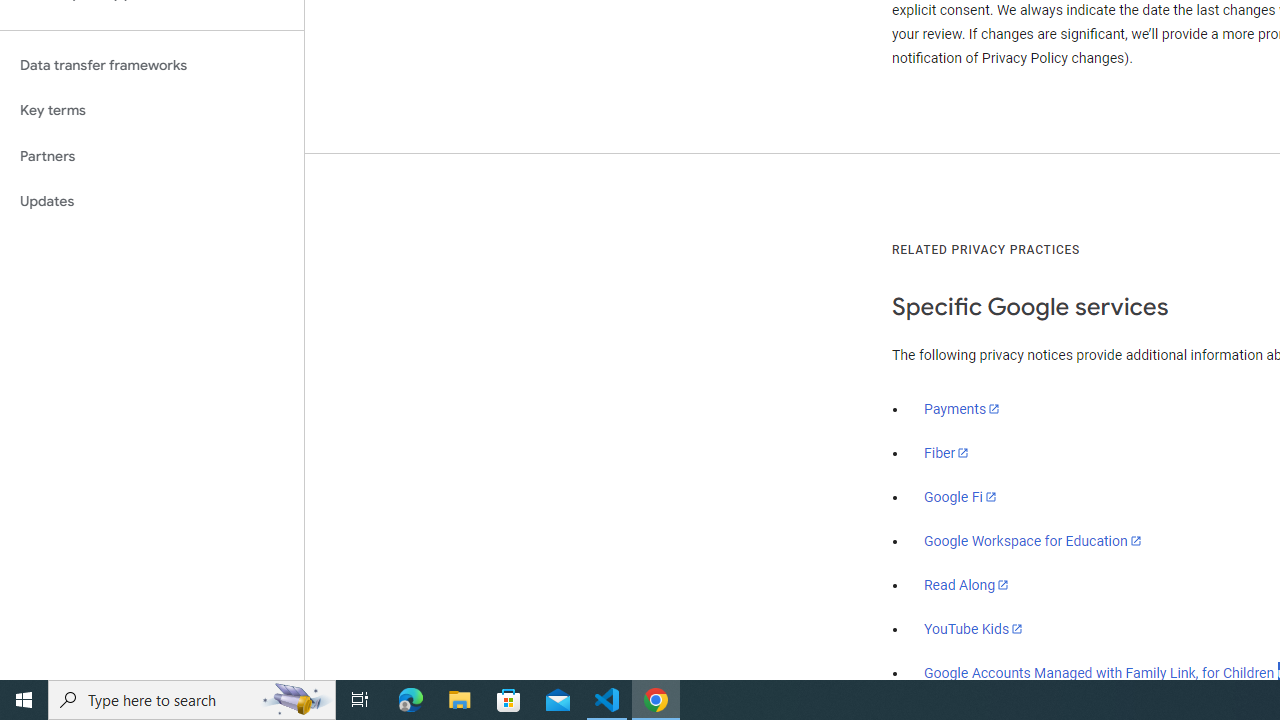 This screenshot has width=1280, height=720. What do you see at coordinates (151, 64) in the screenshot?
I see `'Data transfer frameworks'` at bounding box center [151, 64].